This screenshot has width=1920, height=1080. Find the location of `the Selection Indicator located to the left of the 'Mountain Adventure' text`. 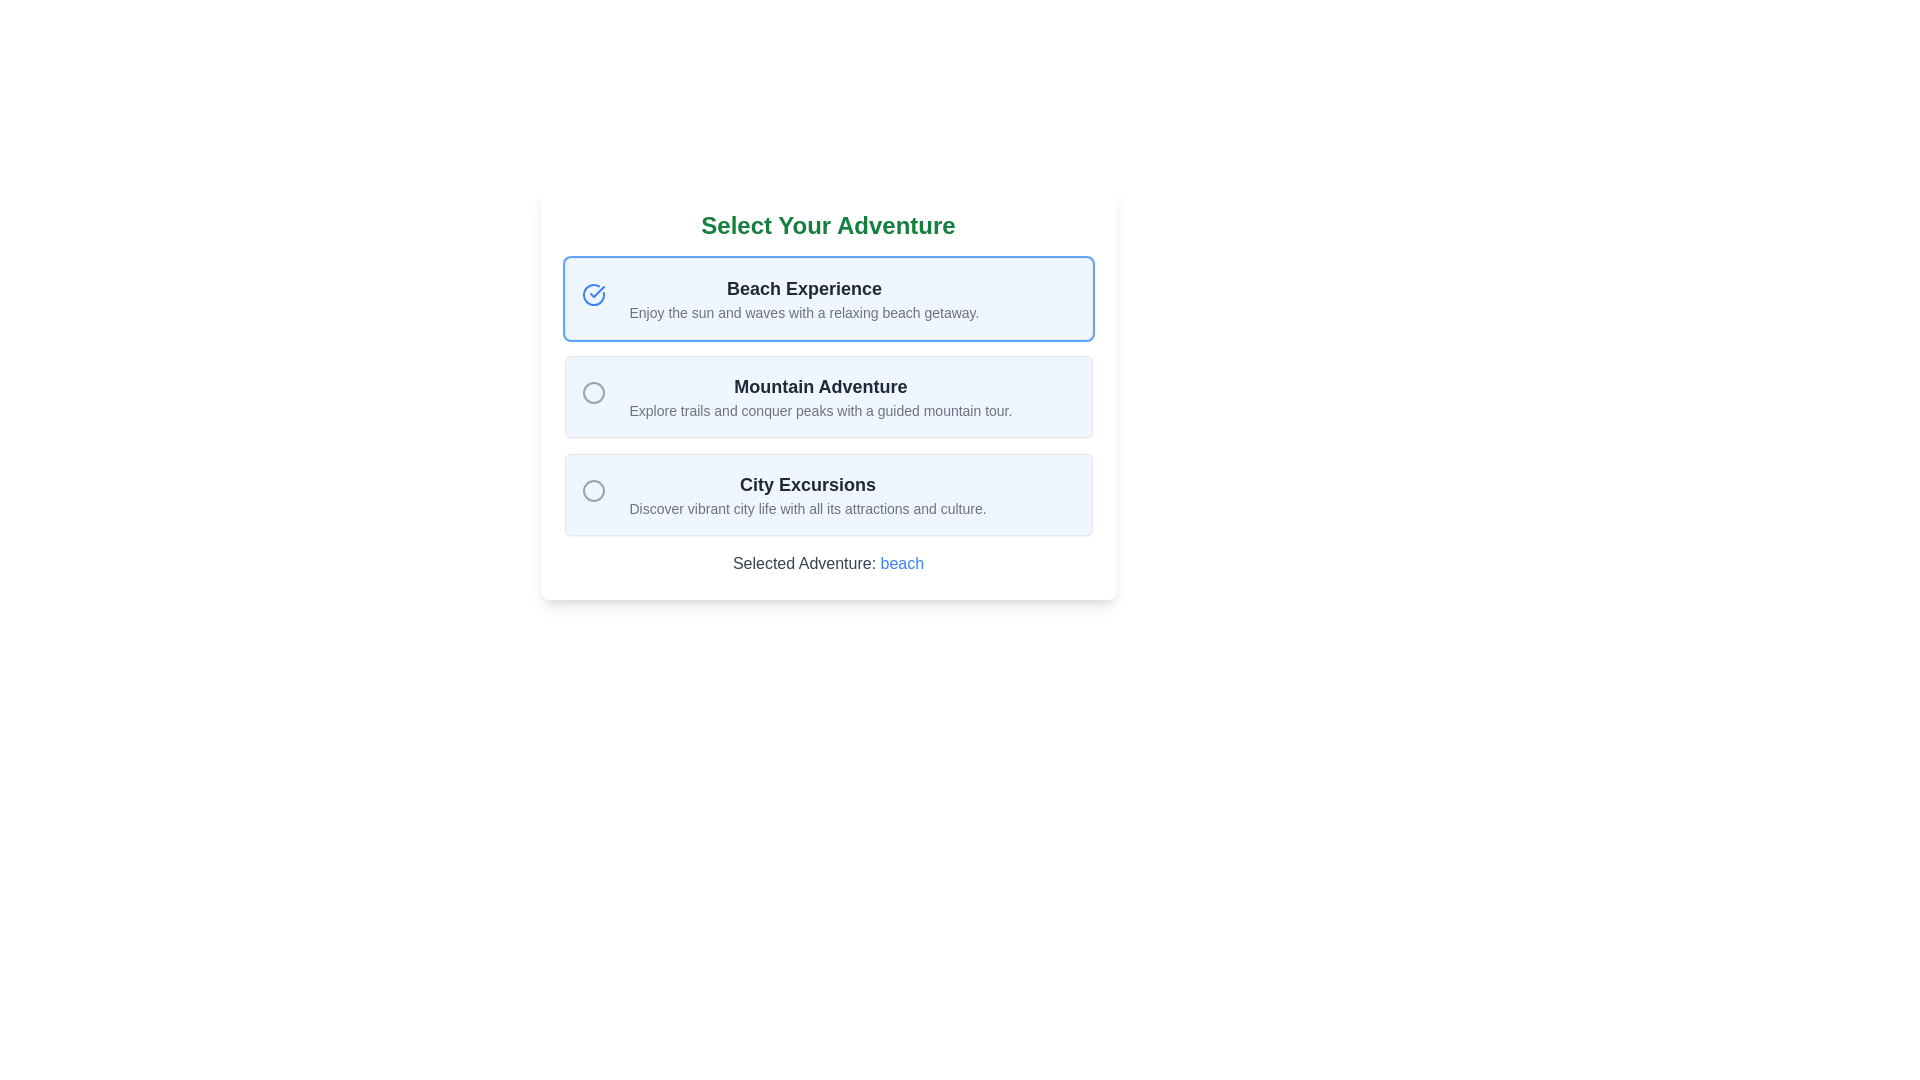

the Selection Indicator located to the left of the 'Mountain Adventure' text is located at coordinates (596, 397).